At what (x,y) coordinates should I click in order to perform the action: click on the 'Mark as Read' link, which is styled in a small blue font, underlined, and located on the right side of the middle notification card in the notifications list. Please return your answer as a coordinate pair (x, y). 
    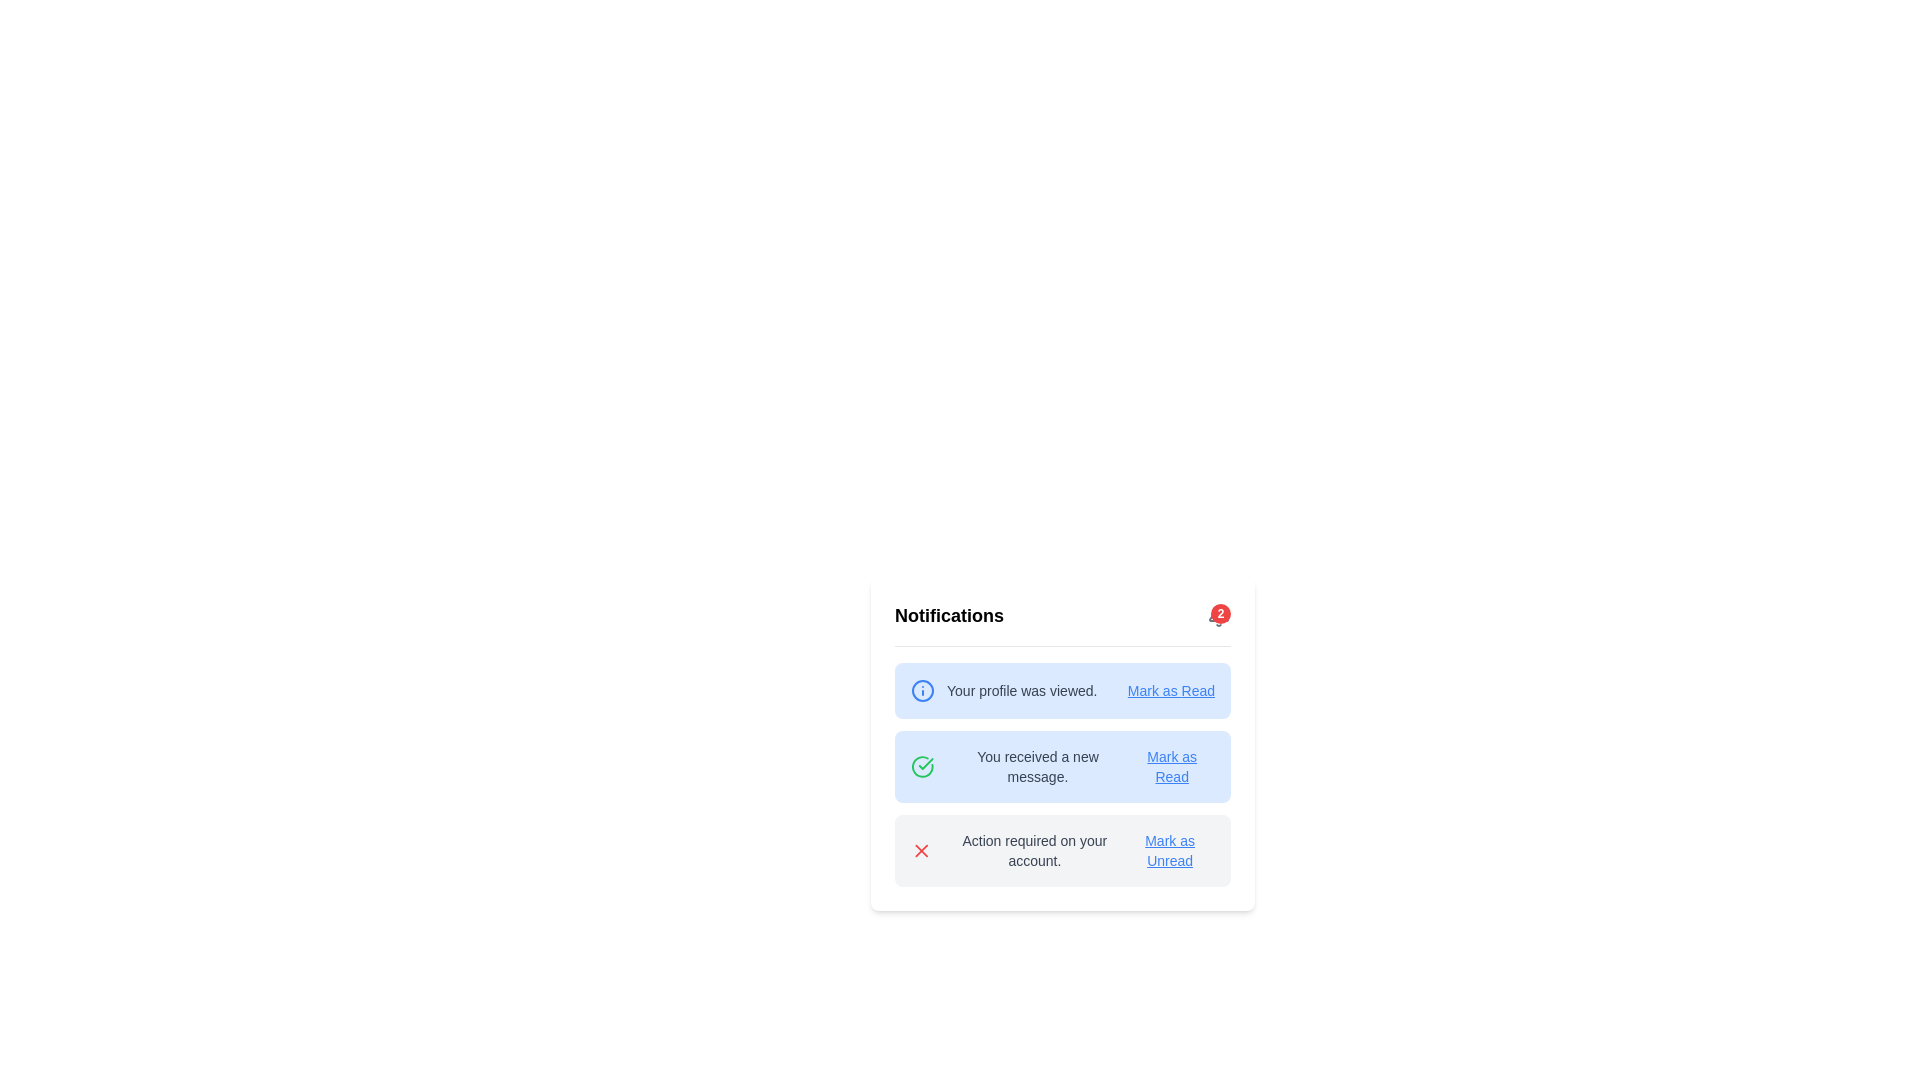
    Looking at the image, I should click on (1172, 766).